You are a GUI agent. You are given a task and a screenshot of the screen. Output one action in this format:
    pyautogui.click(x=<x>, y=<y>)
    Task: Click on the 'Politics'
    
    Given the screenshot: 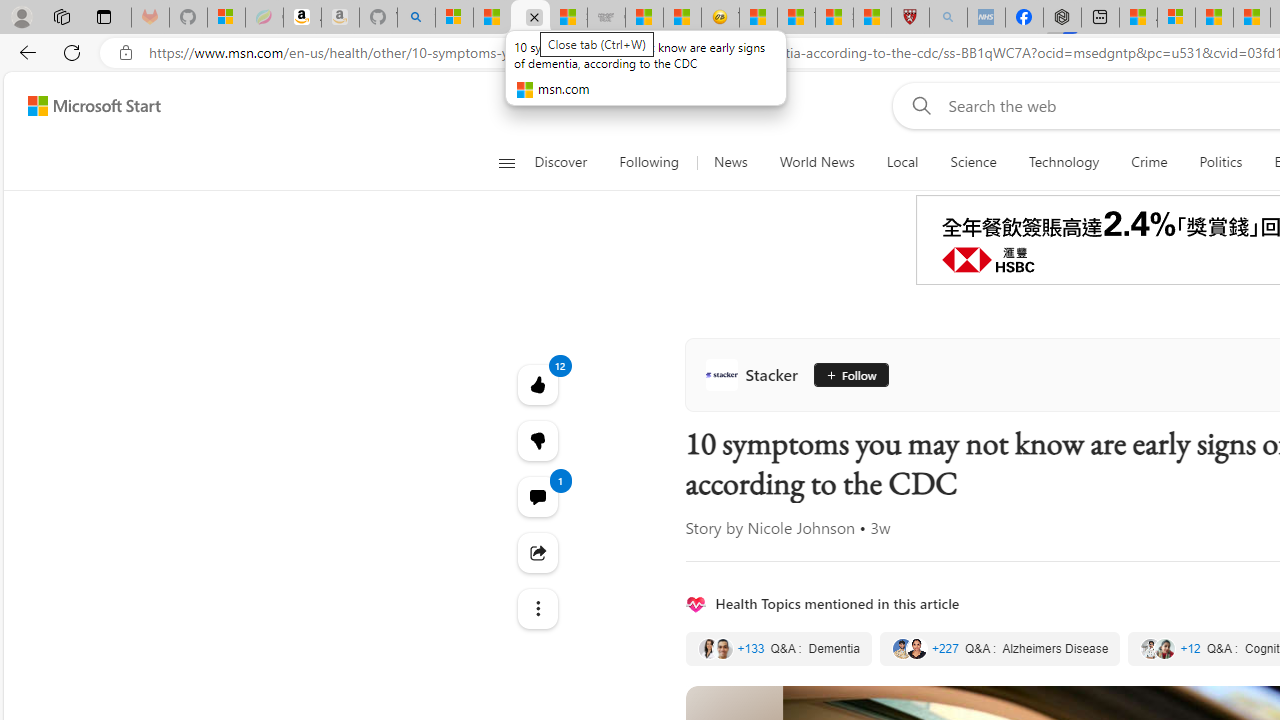 What is the action you would take?
    pyautogui.click(x=1220, y=162)
    